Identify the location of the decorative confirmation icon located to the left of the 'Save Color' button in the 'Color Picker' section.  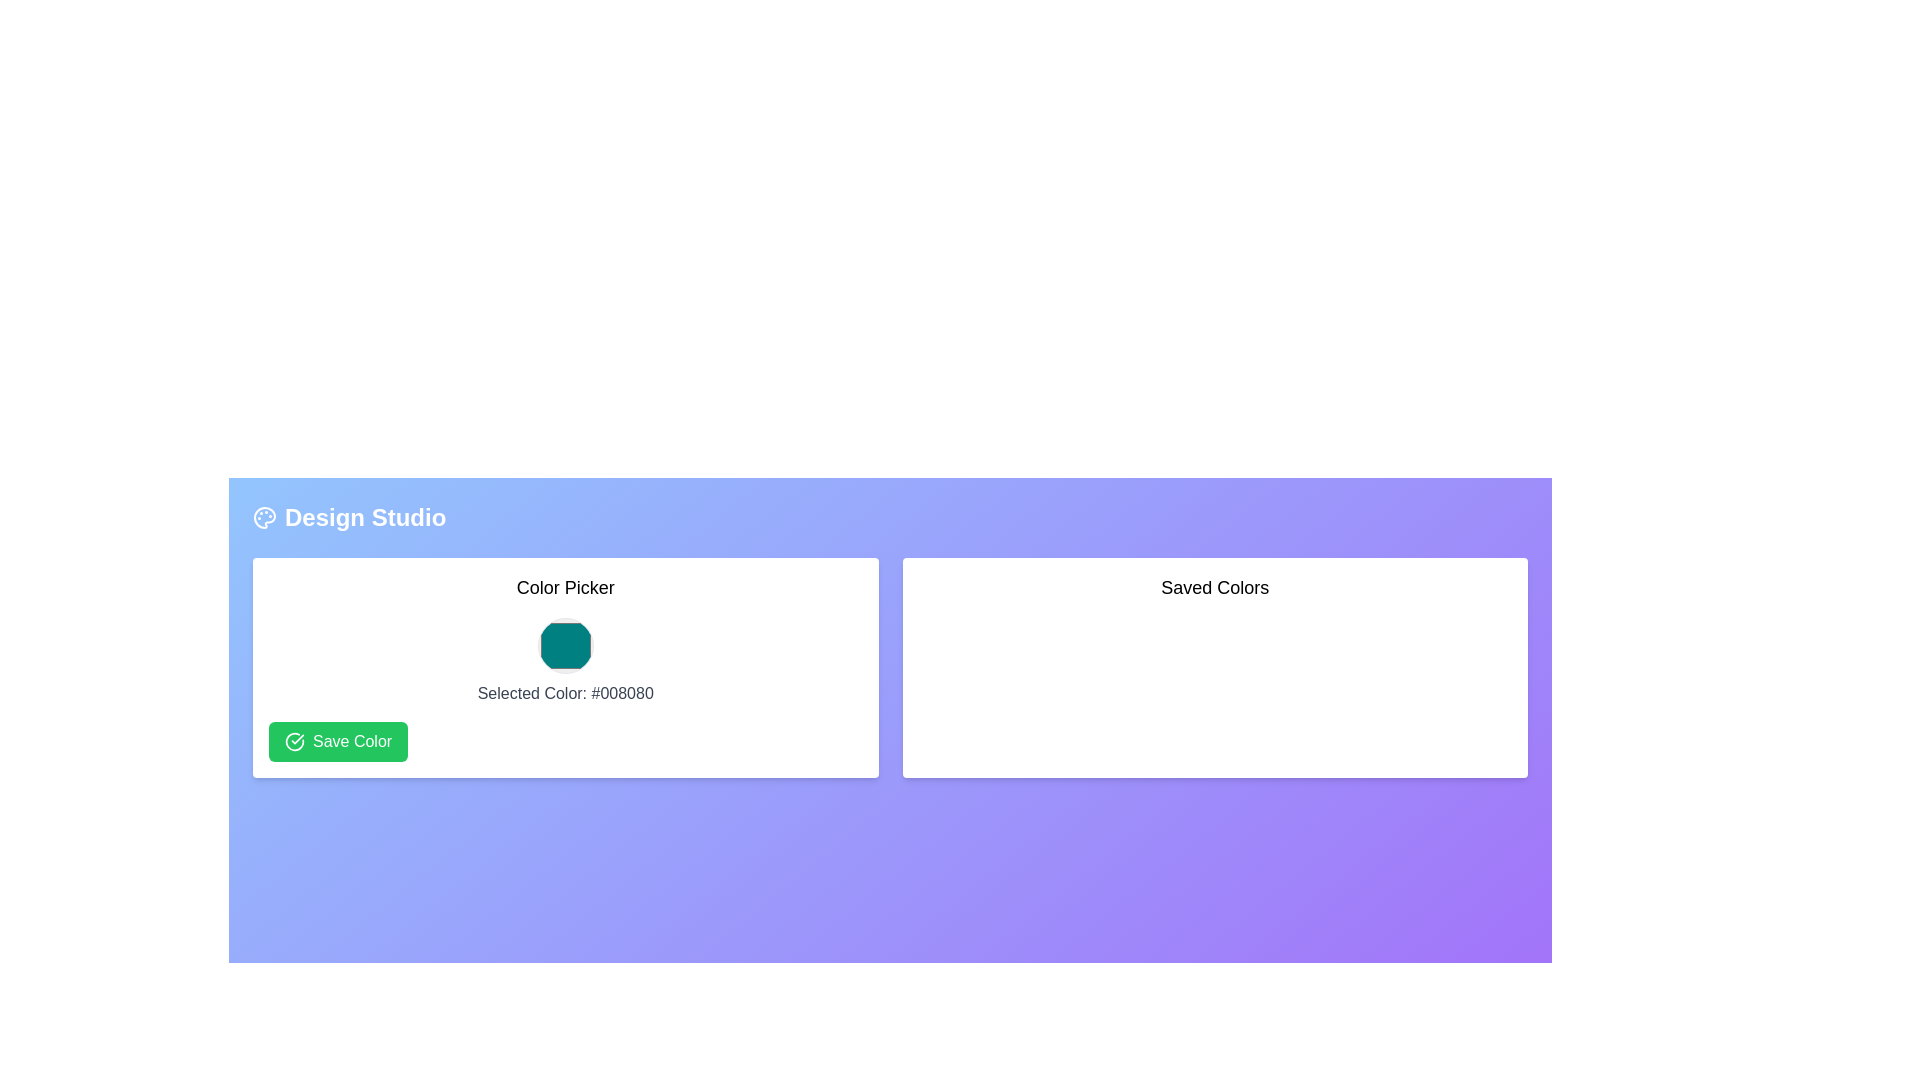
(293, 741).